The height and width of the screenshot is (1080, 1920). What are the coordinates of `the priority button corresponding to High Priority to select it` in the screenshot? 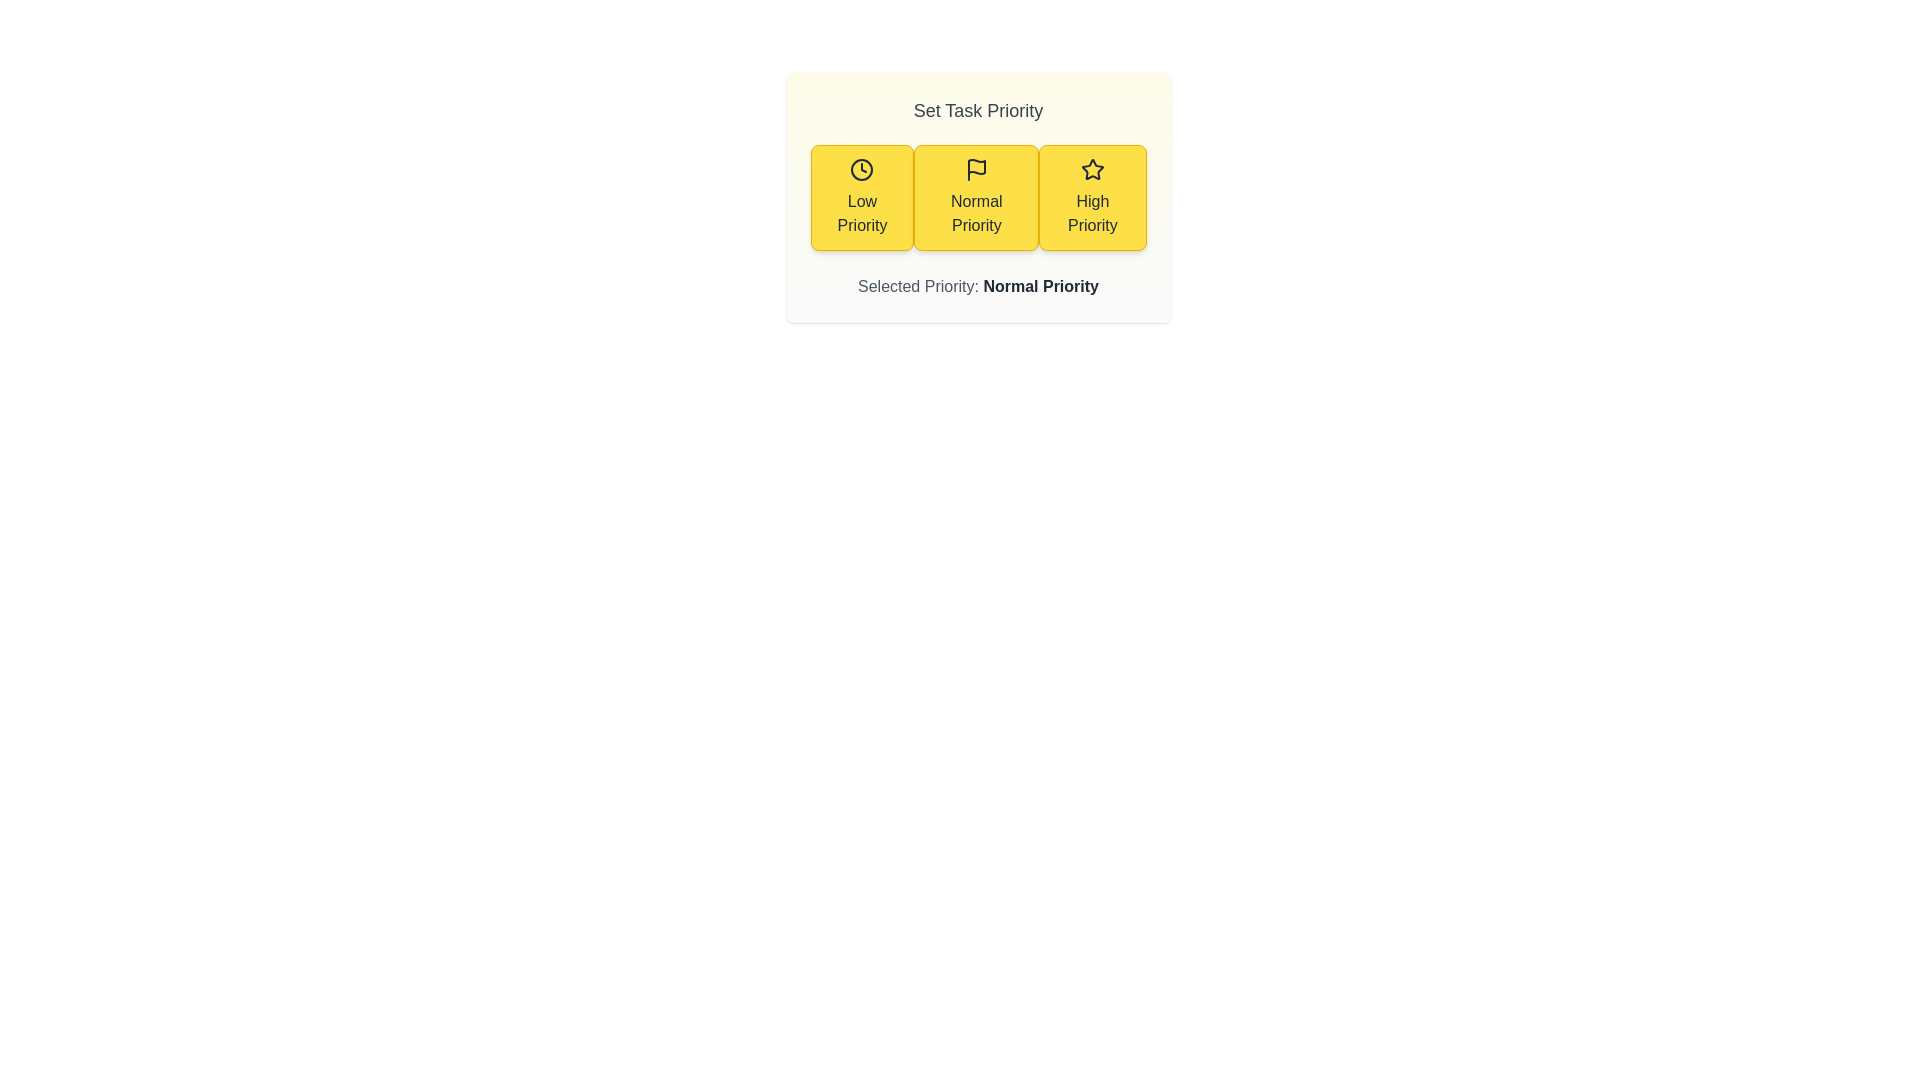 It's located at (1090, 197).